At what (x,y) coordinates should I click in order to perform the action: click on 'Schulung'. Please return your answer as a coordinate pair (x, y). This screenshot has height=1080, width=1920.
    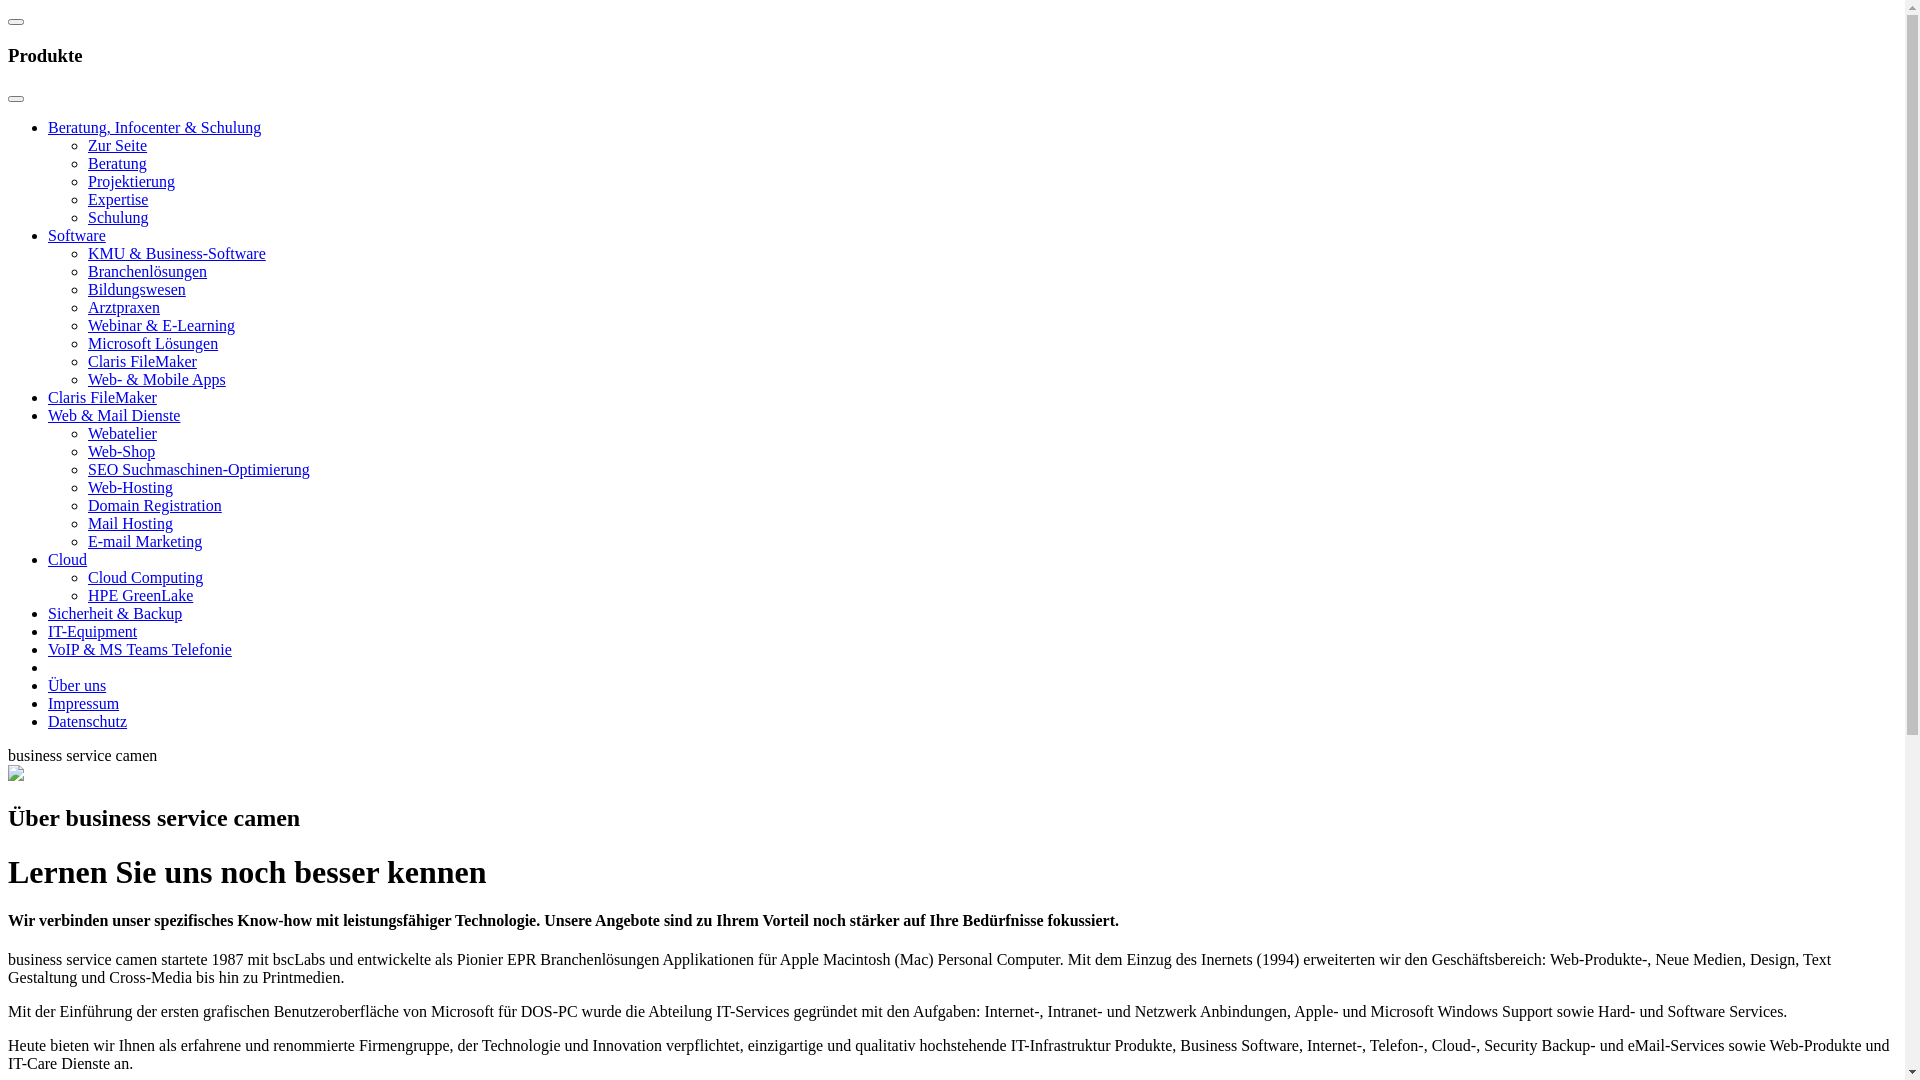
    Looking at the image, I should click on (86, 217).